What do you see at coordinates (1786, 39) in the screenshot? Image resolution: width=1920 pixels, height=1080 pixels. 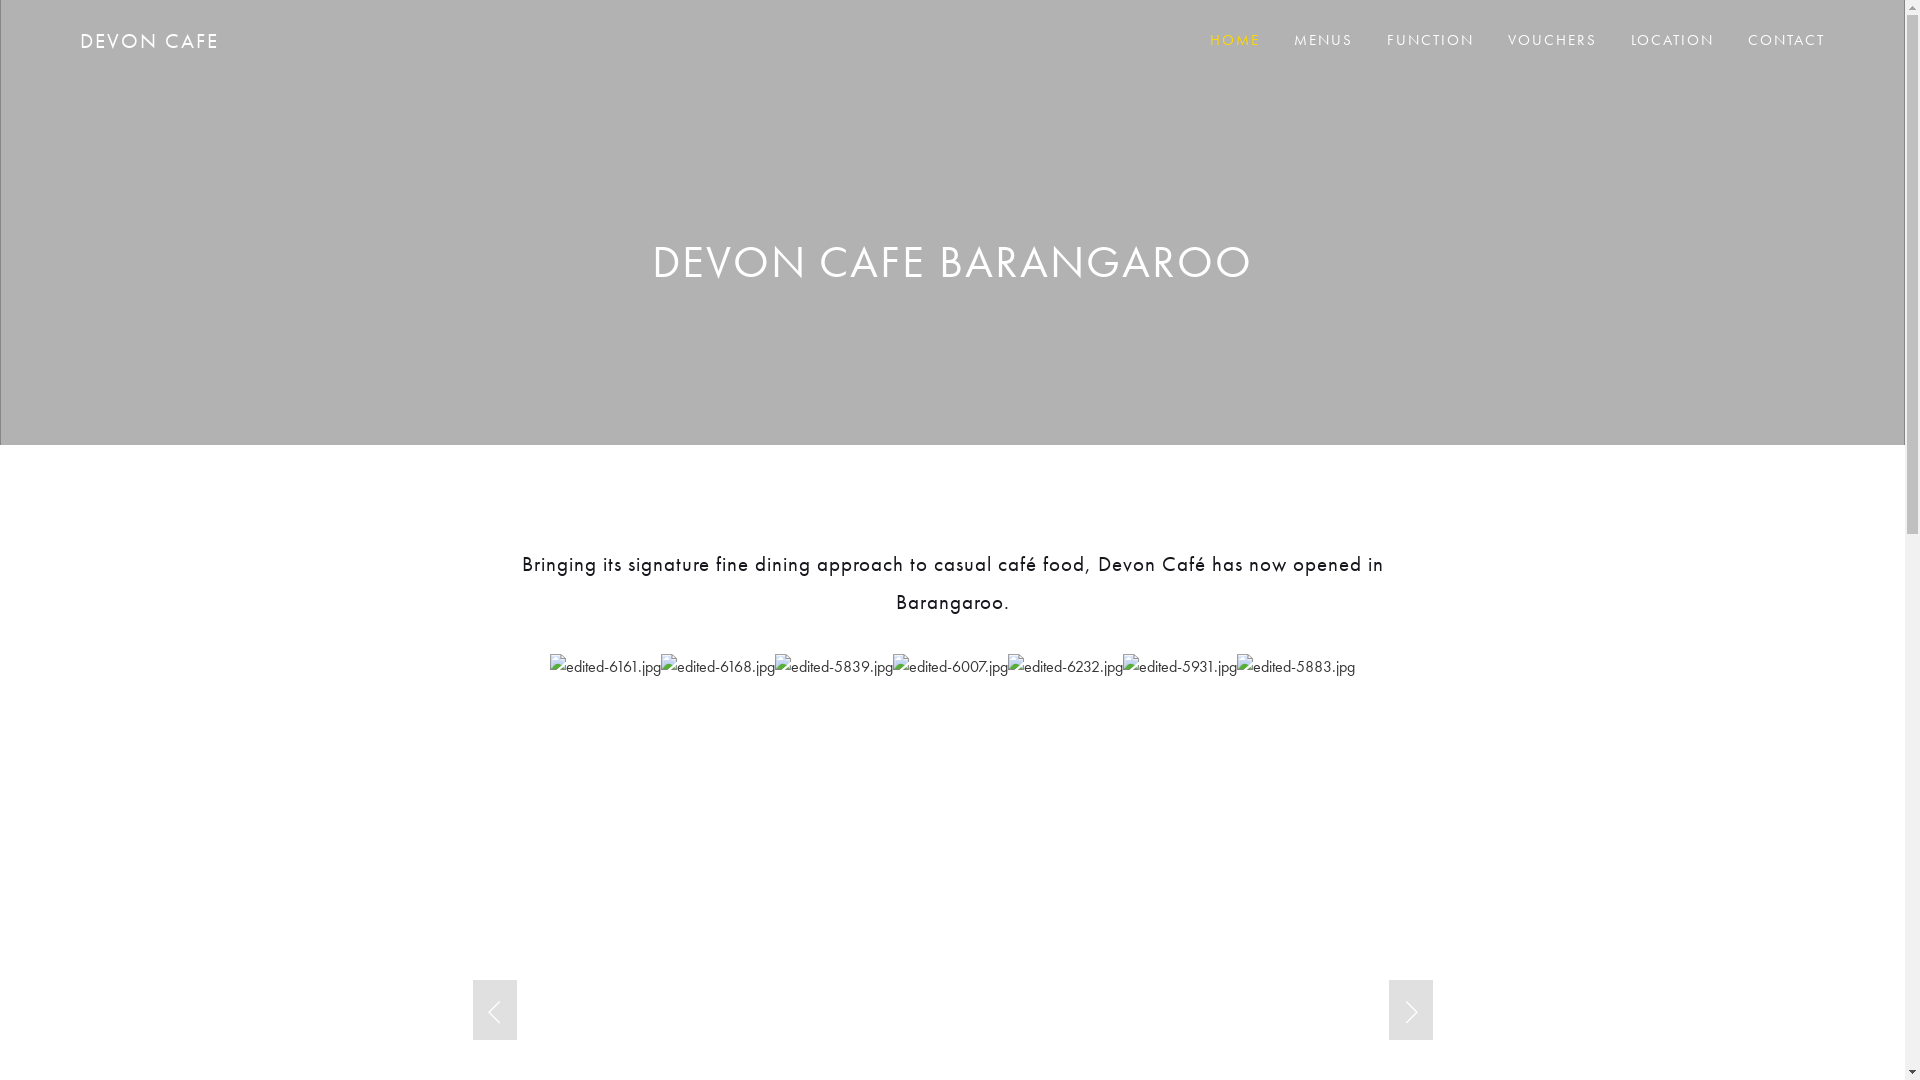 I see `'CONTACT'` at bounding box center [1786, 39].